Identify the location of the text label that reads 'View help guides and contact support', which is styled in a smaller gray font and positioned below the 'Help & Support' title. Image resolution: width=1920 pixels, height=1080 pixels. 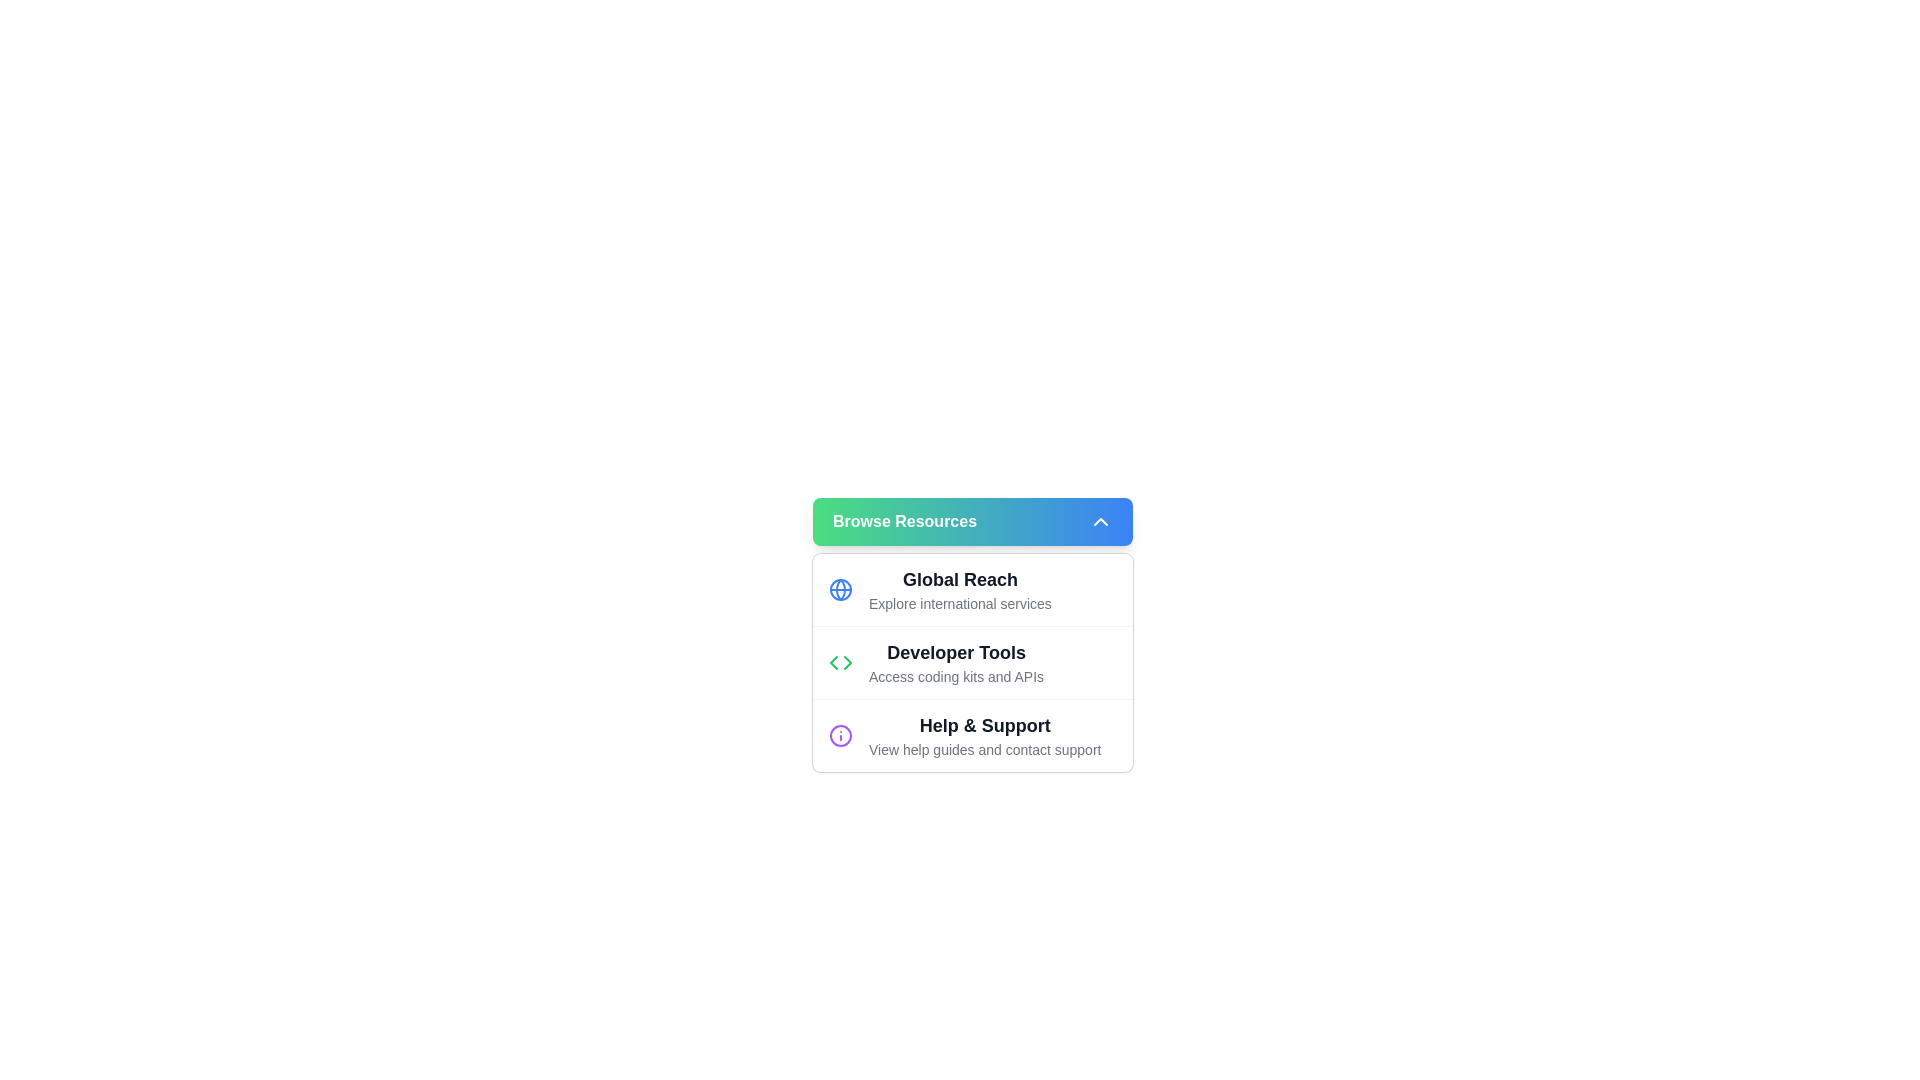
(985, 749).